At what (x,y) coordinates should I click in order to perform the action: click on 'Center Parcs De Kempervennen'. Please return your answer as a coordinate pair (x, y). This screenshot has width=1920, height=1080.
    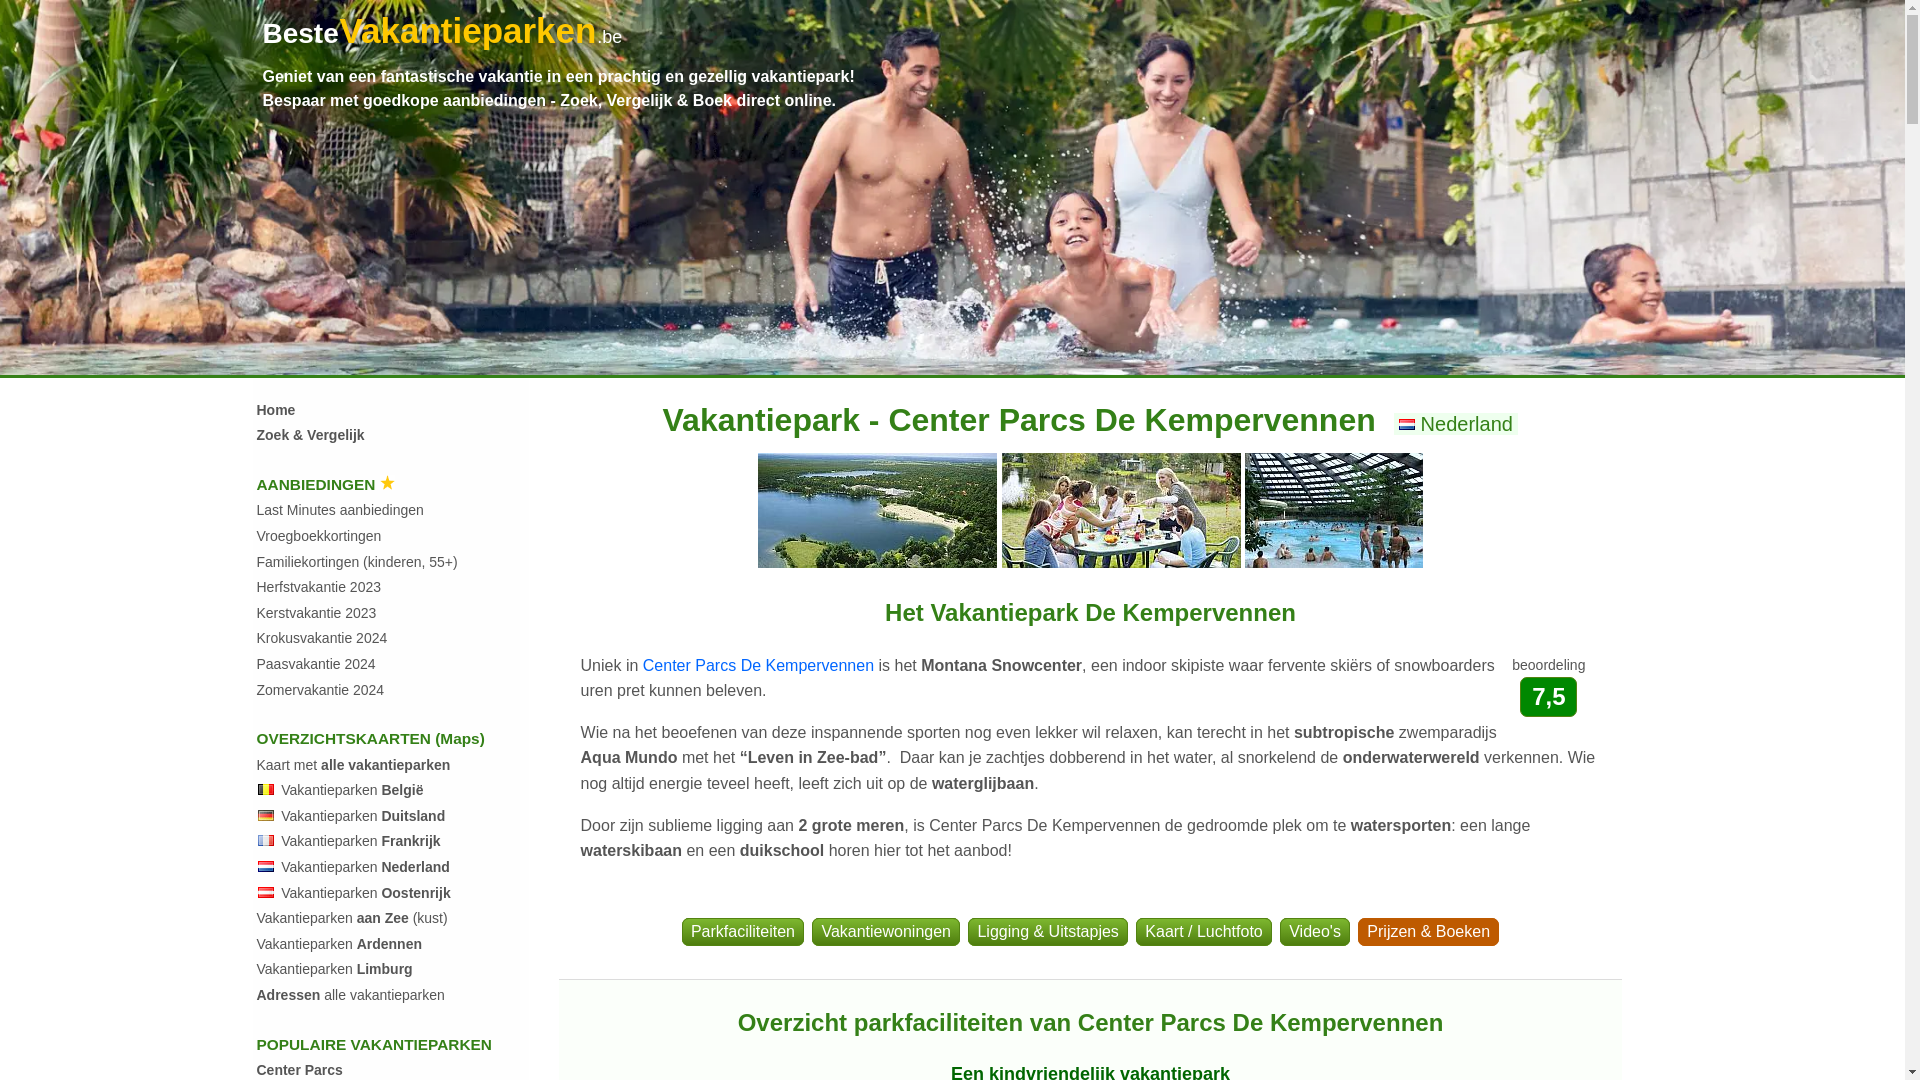
    Looking at the image, I should click on (643, 665).